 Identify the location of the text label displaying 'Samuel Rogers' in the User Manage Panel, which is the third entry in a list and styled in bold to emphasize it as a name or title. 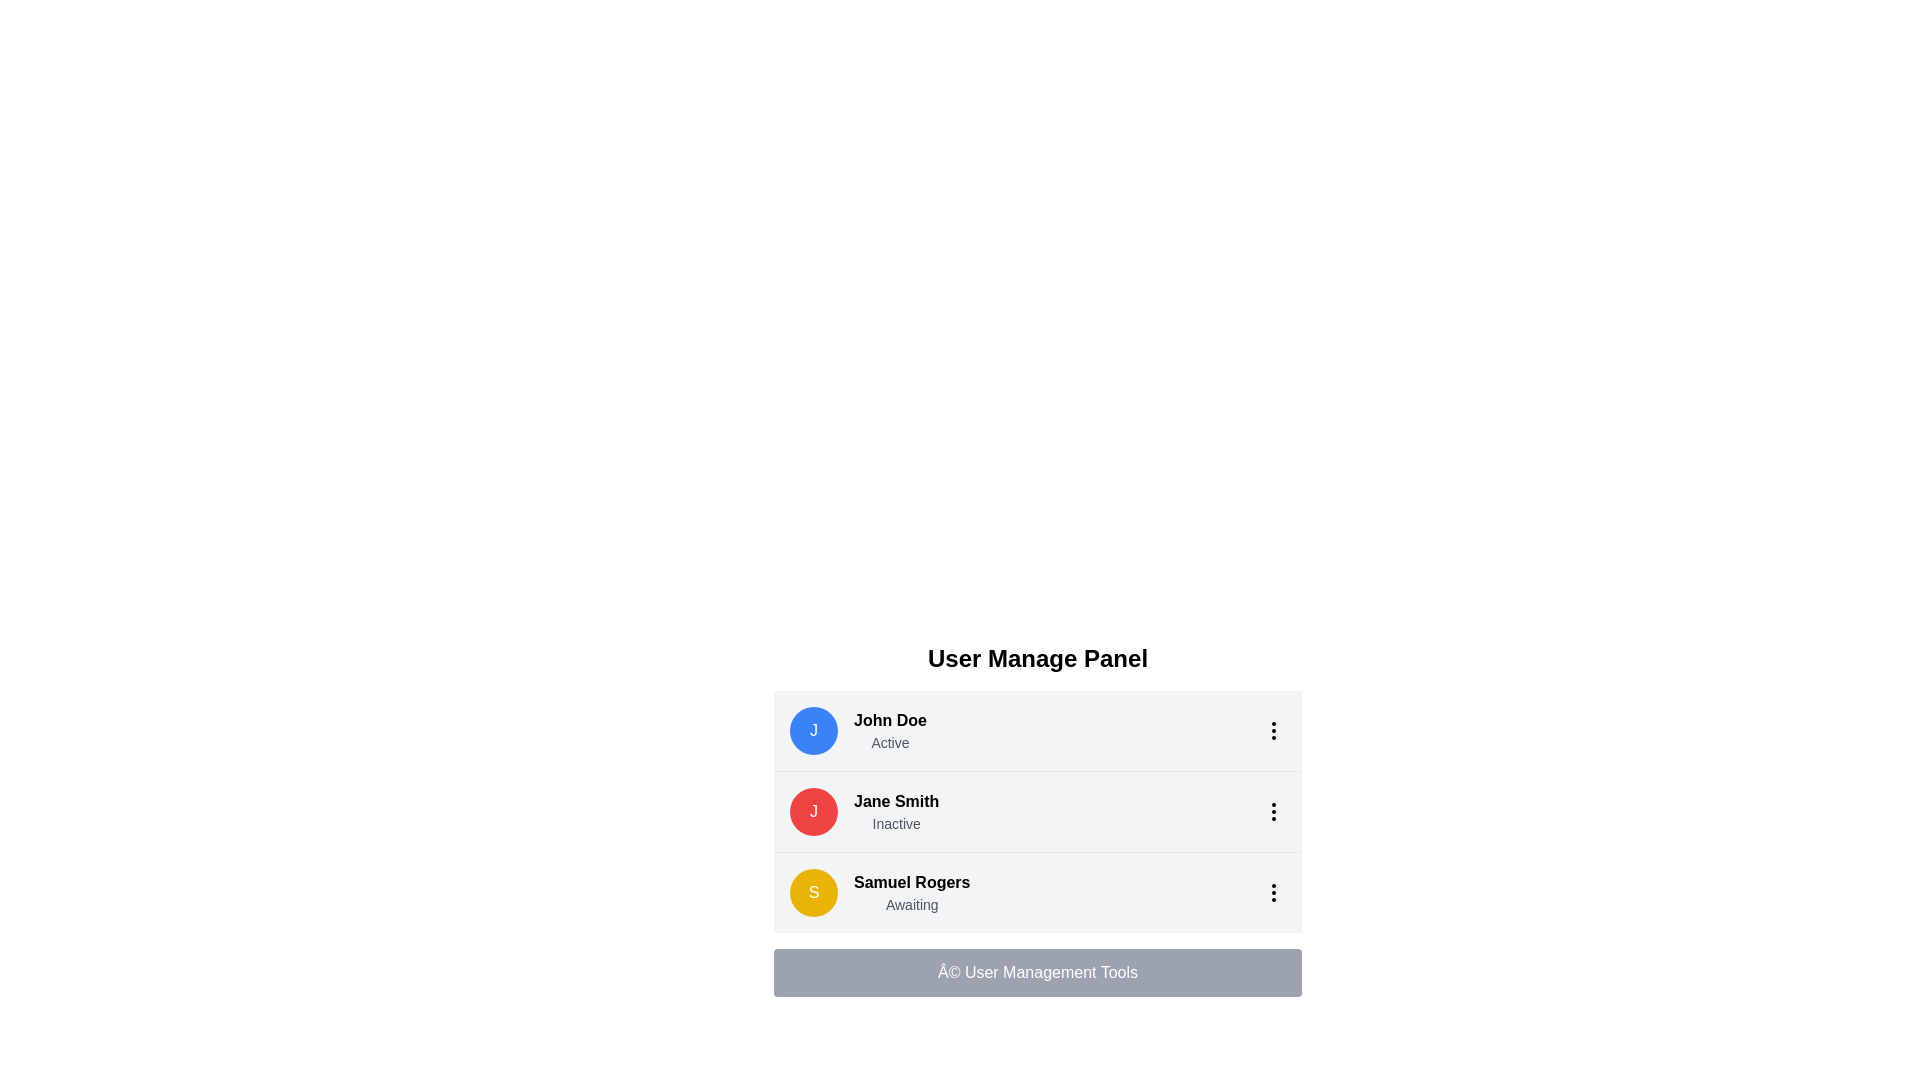
(911, 882).